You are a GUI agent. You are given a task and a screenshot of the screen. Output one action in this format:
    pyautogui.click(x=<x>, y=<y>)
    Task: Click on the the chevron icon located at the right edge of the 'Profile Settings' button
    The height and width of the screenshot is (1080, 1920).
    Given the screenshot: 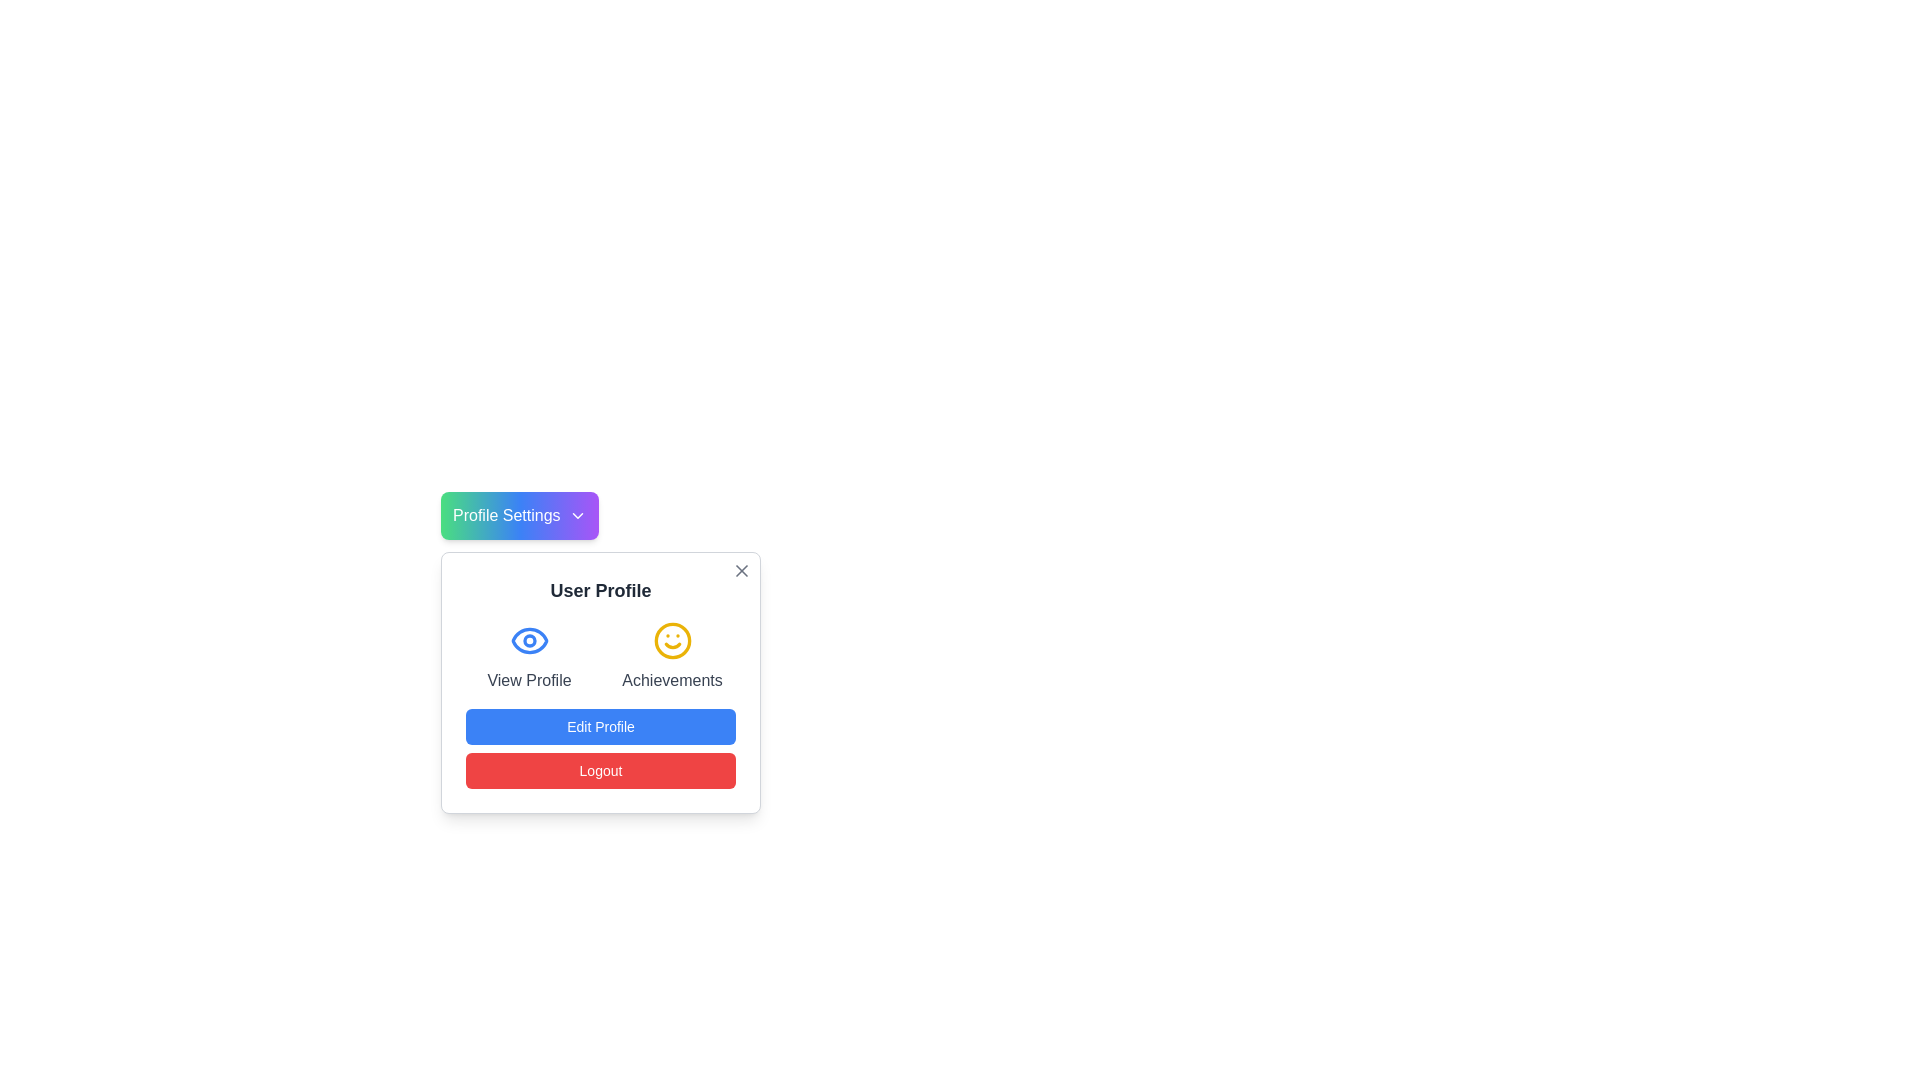 What is the action you would take?
    pyautogui.click(x=576, y=515)
    